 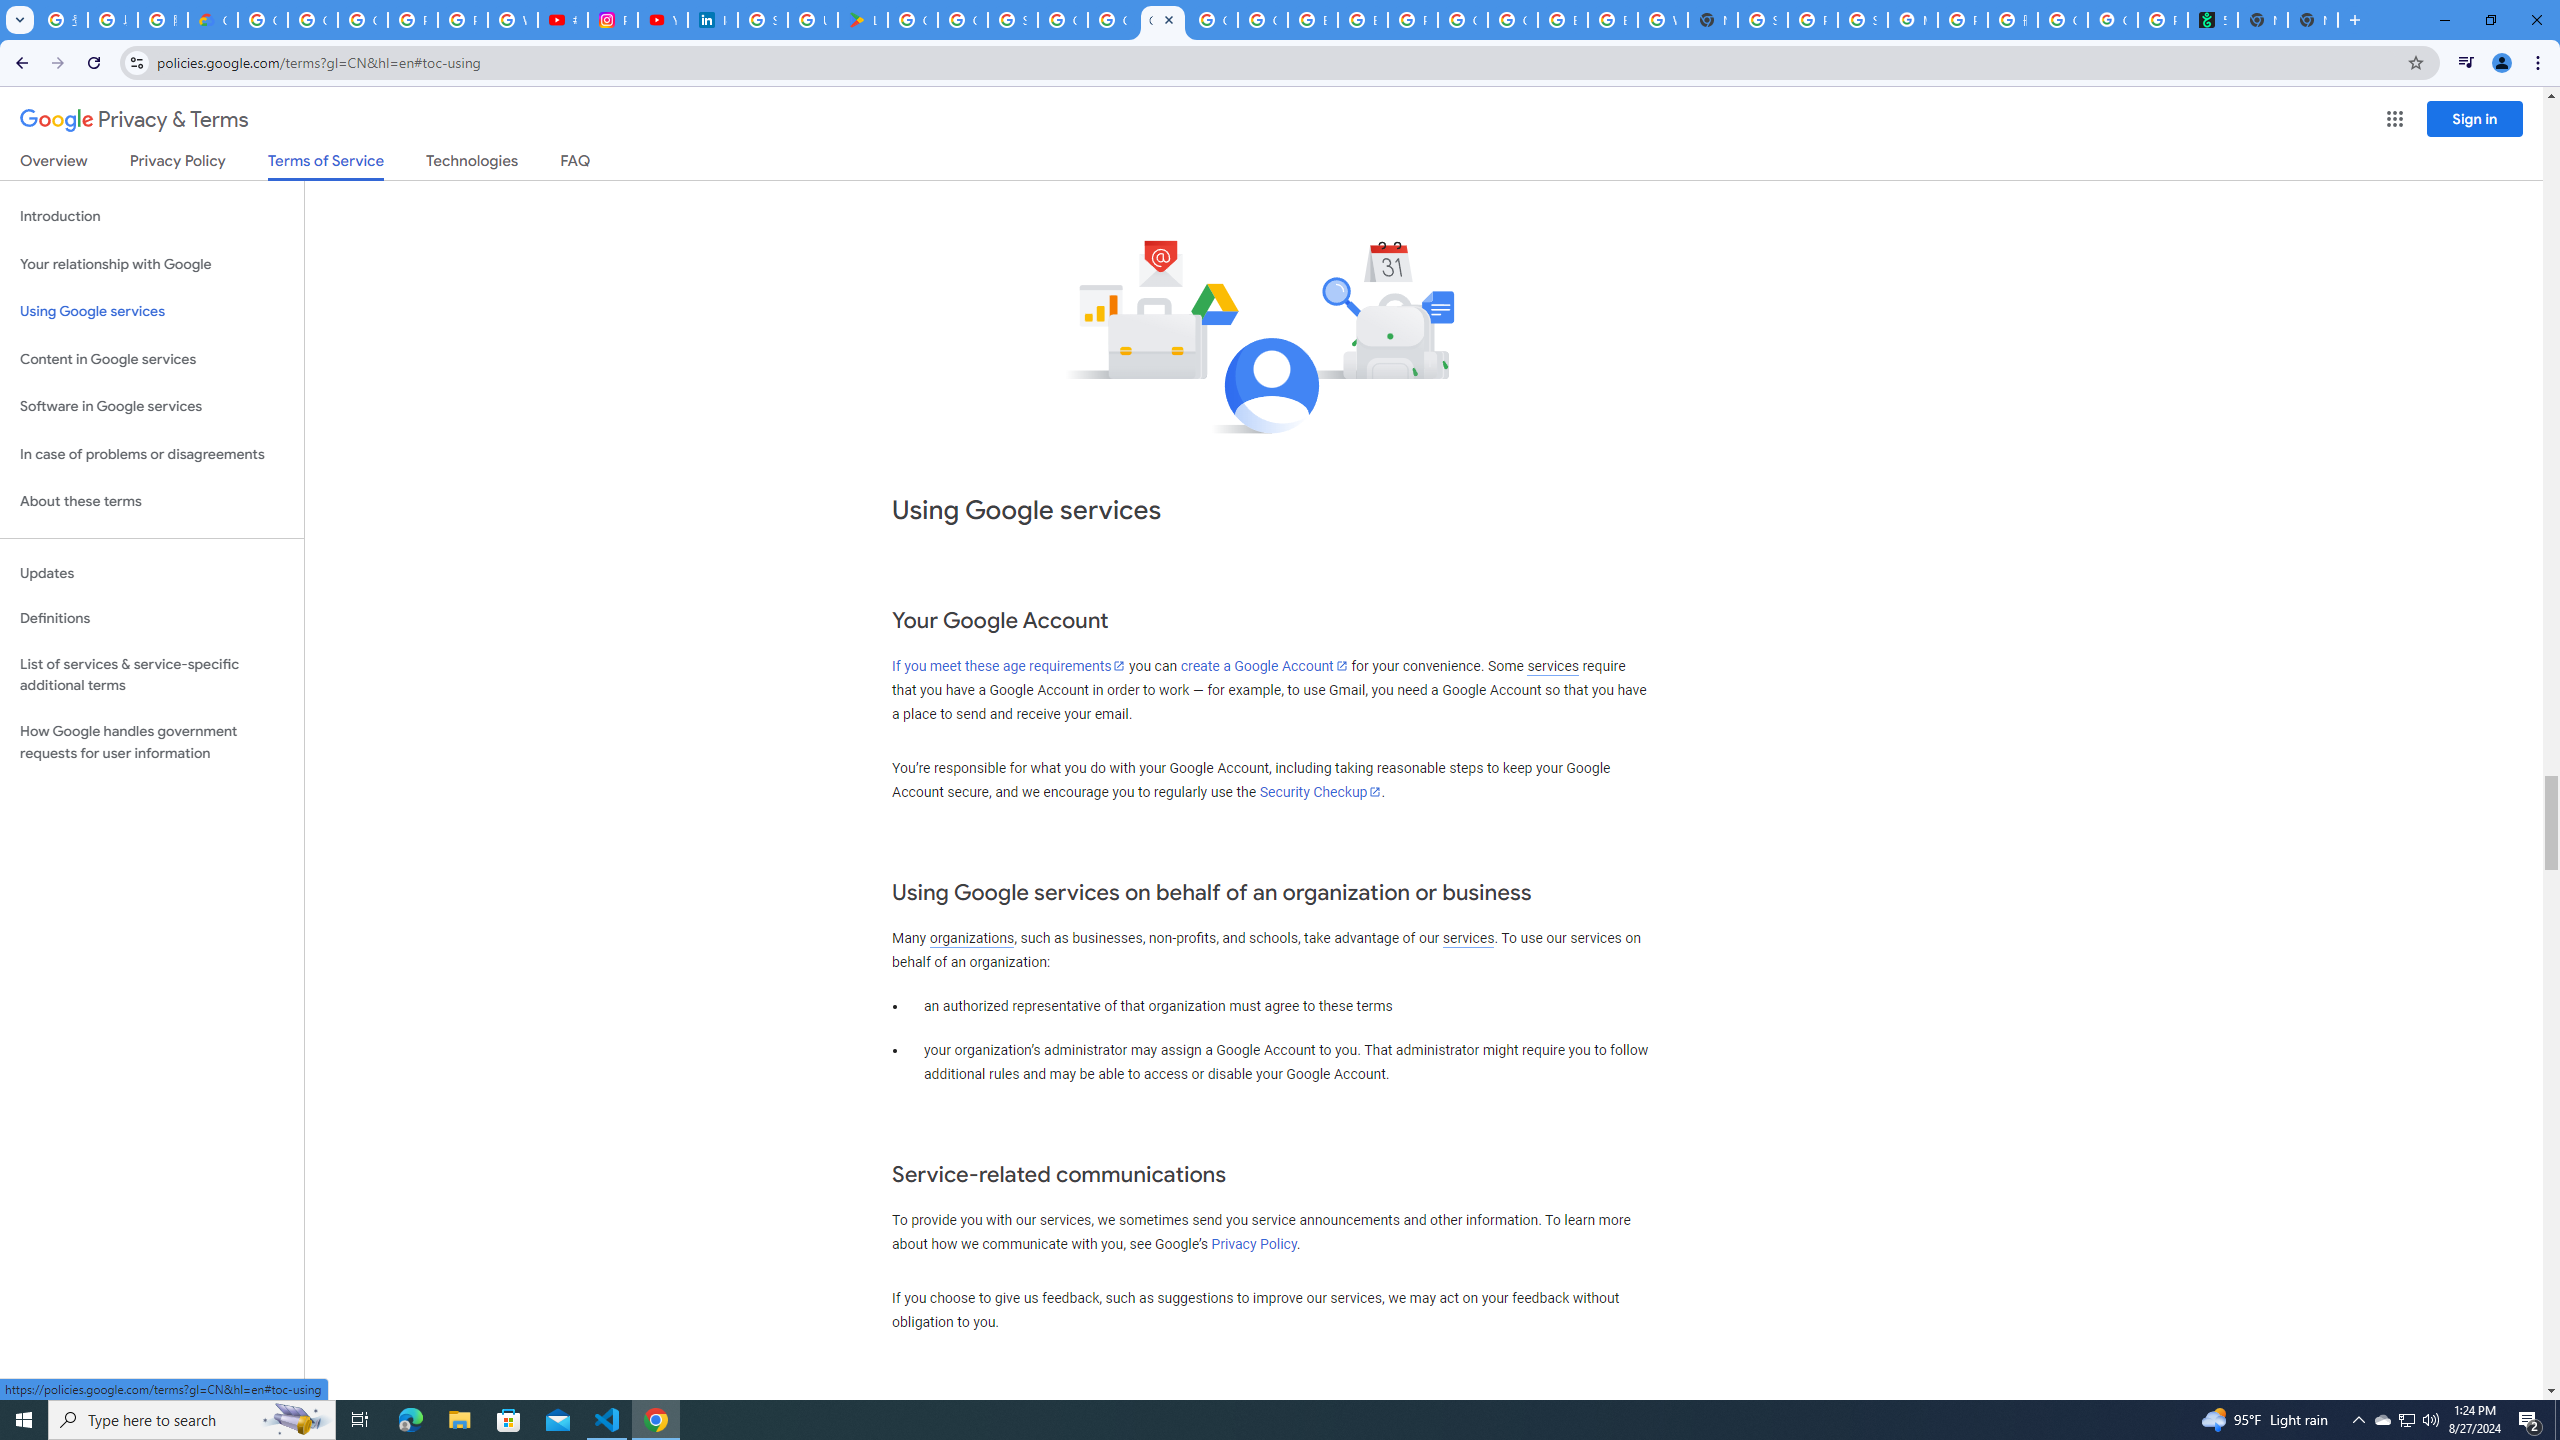 I want to click on 'organizations', so click(x=970, y=938).